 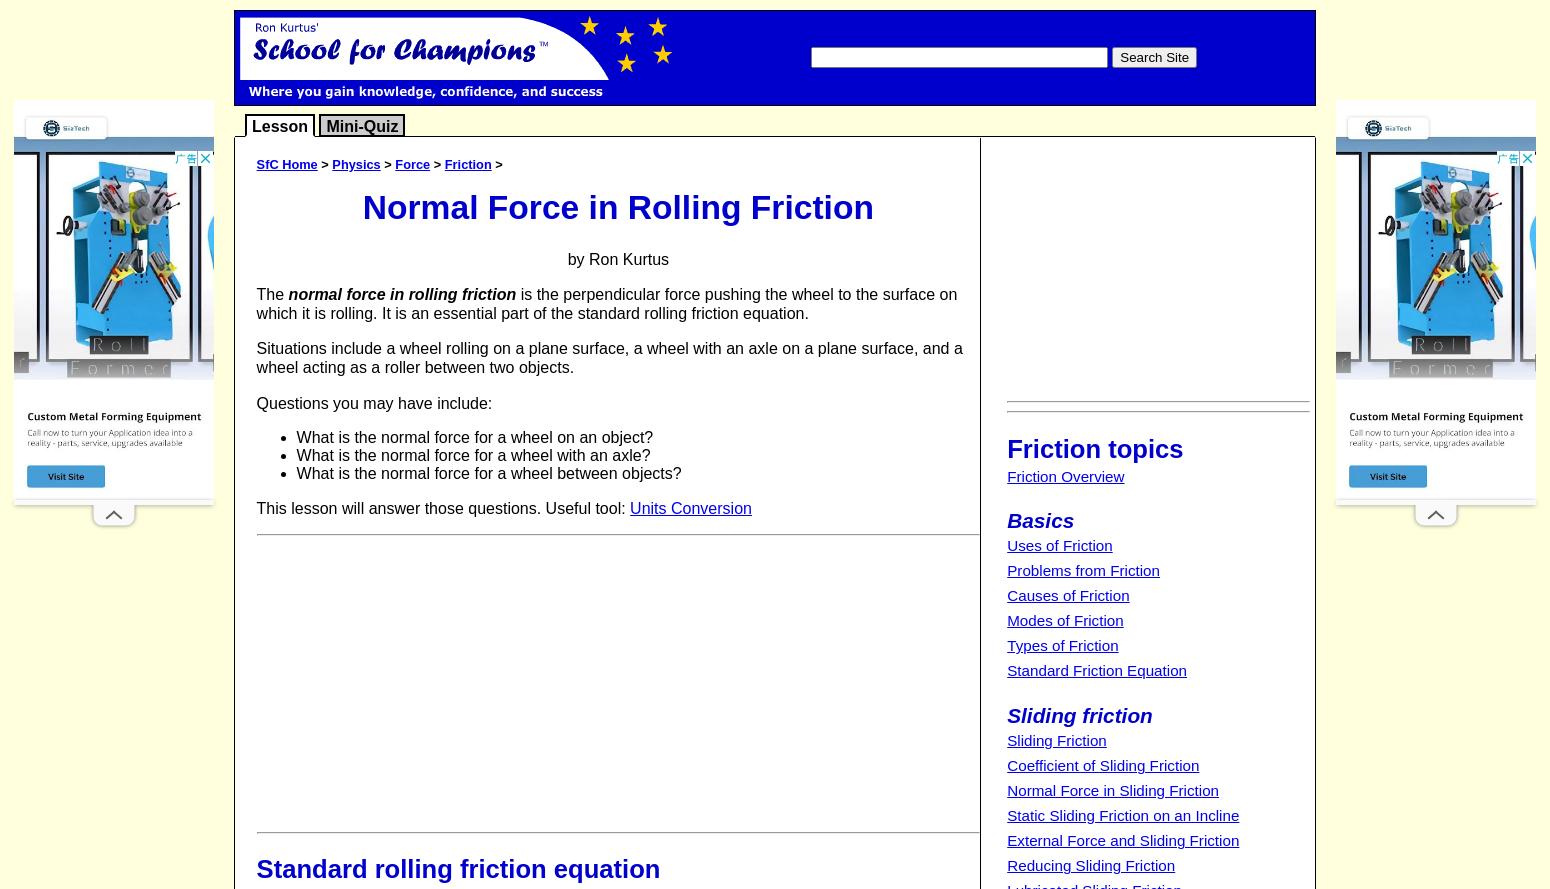 I want to click on 'Problems from Friction', so click(x=1082, y=570).